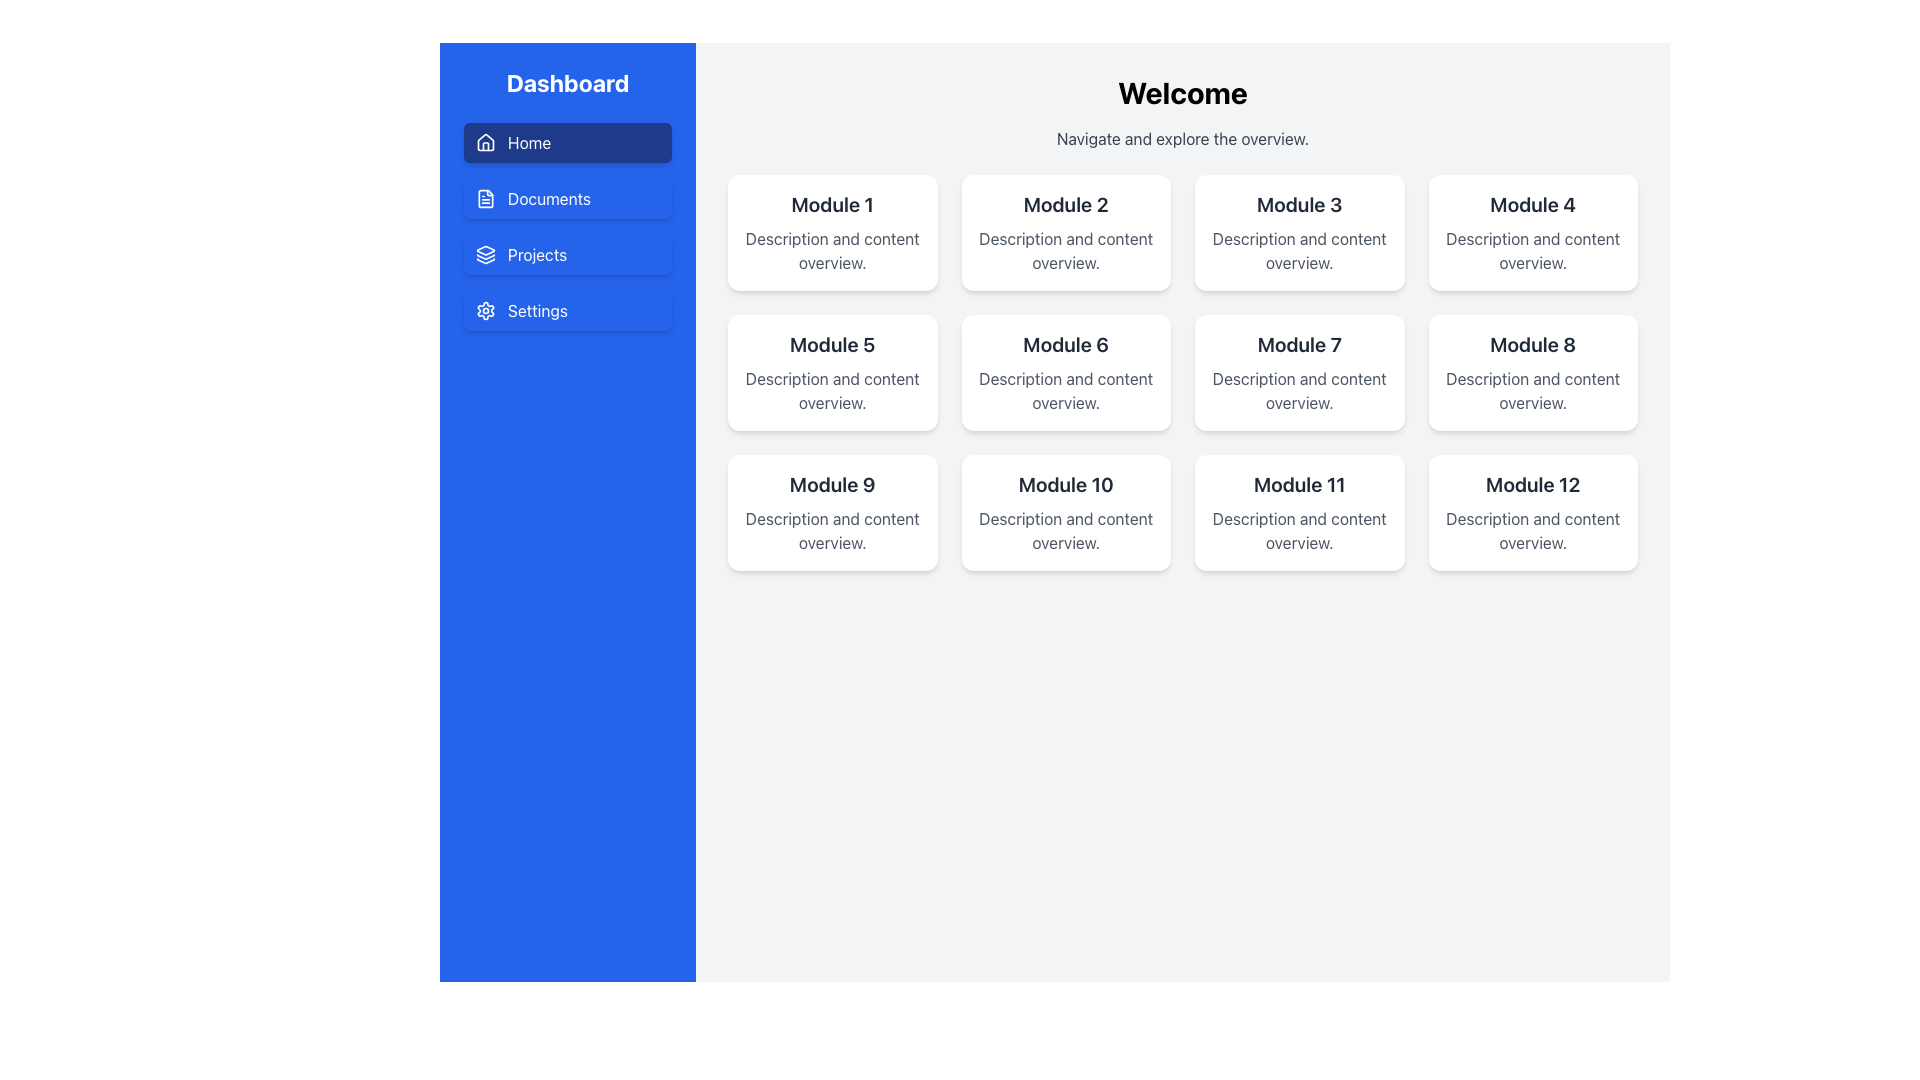  What do you see at coordinates (1182, 137) in the screenshot?
I see `the gray text label that reads 'Navigate and explore the overview.' which is positioned below the 'Welcome' heading` at bounding box center [1182, 137].